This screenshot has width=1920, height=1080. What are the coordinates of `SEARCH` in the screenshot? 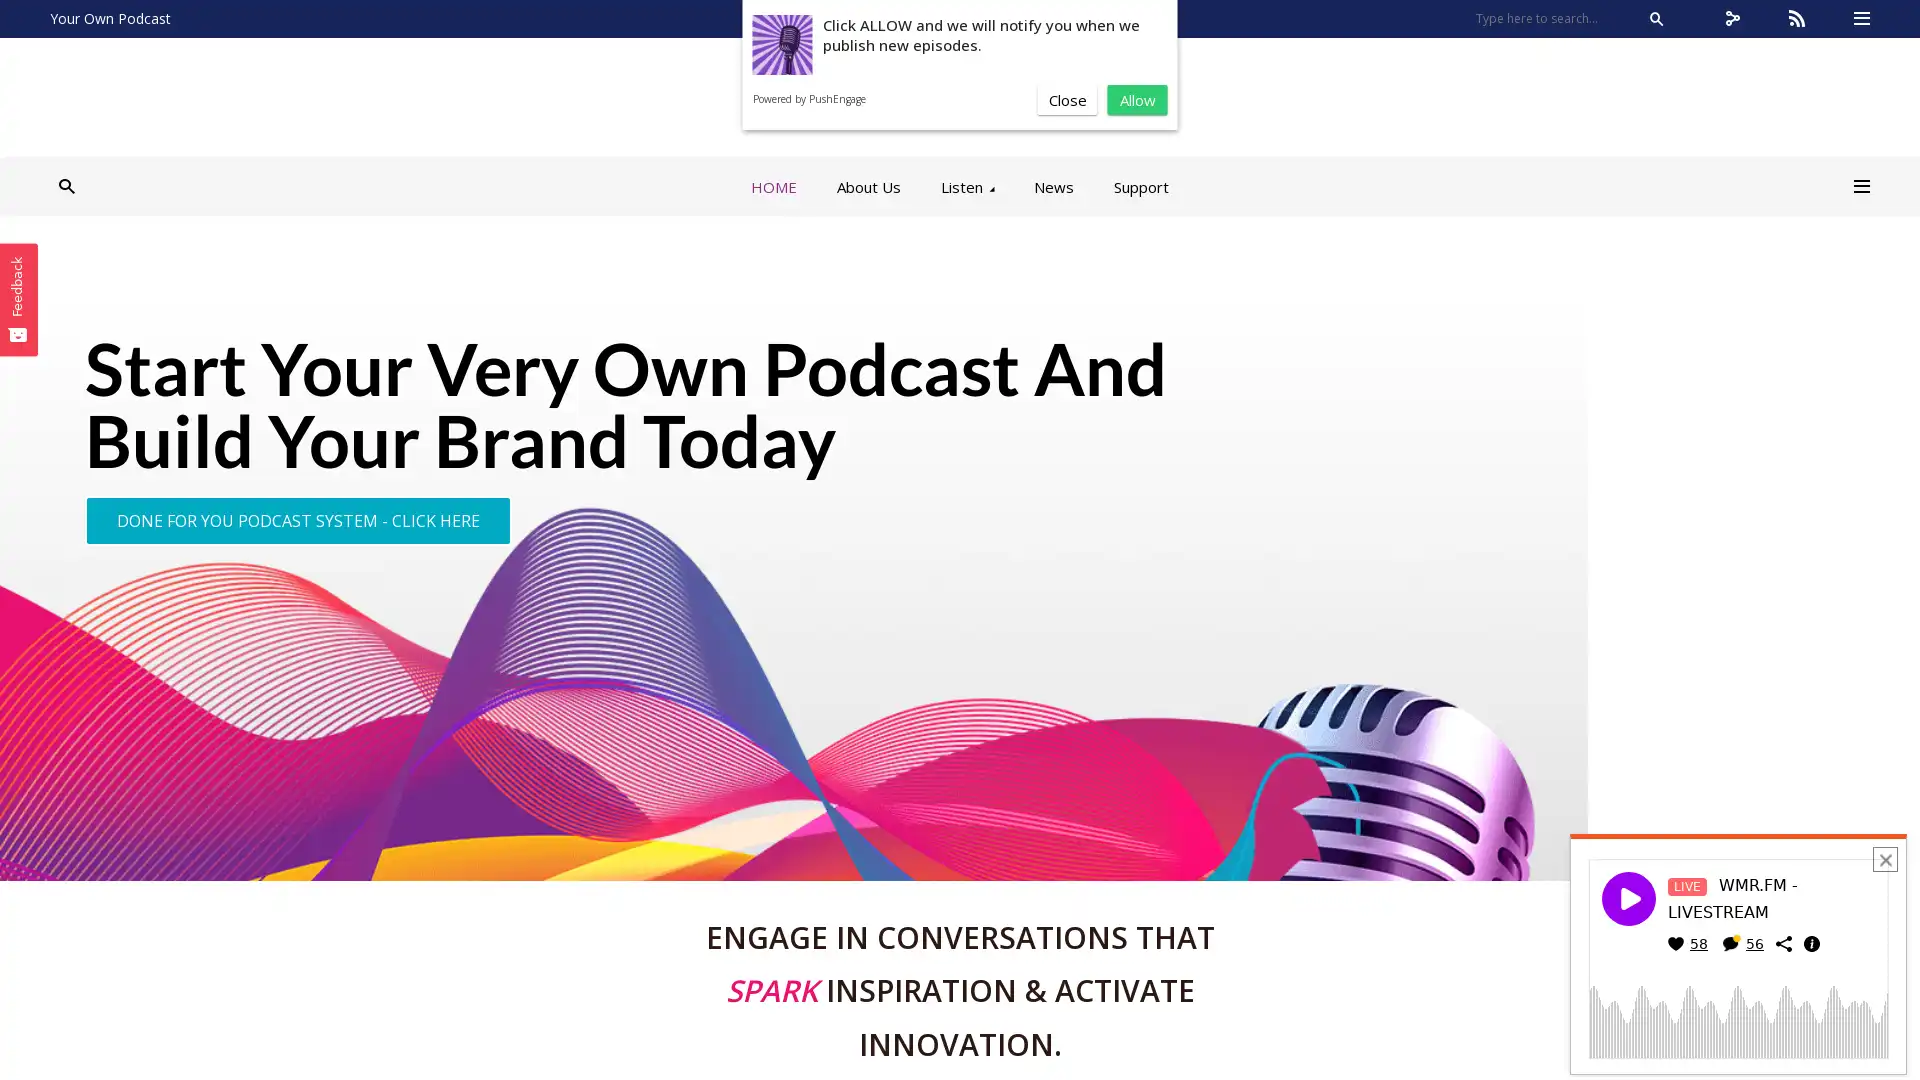 It's located at (1656, 19).